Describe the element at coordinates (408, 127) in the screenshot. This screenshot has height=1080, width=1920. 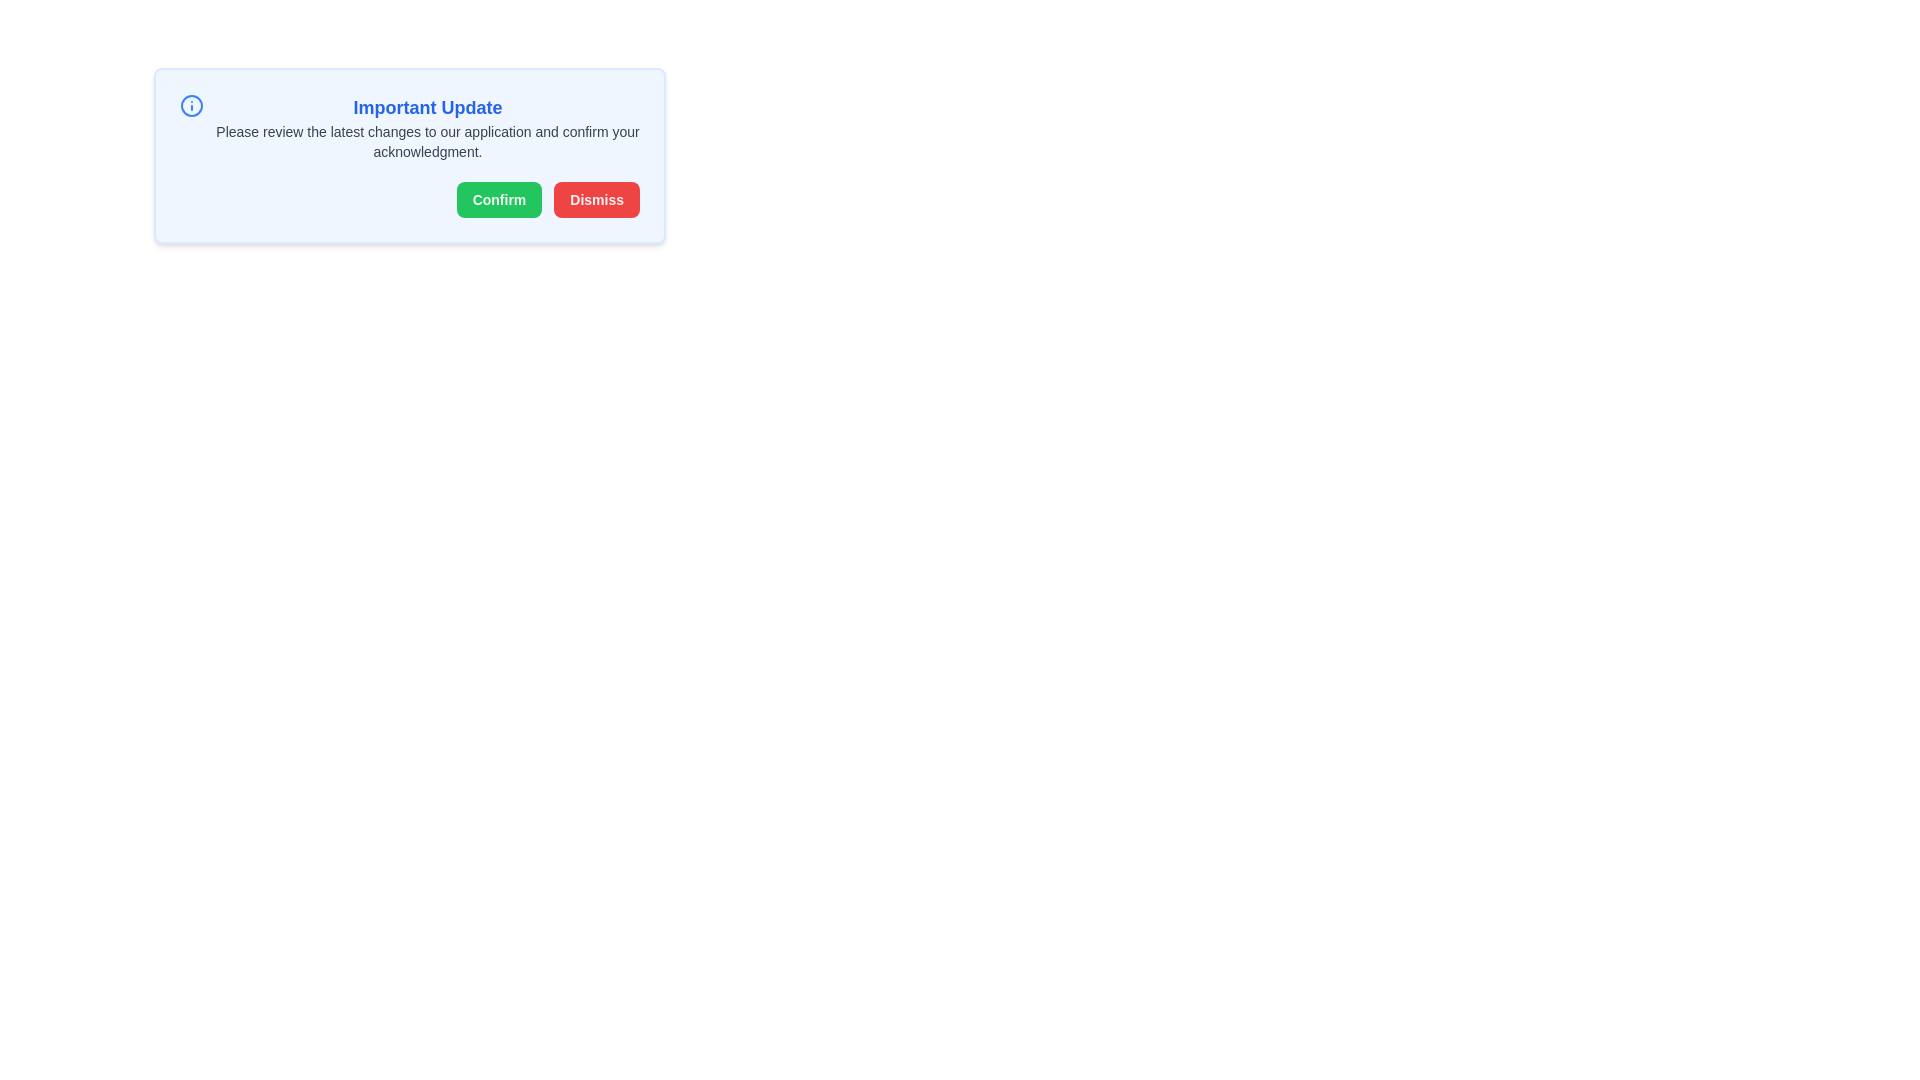
I see `text in the Information block located in the header section of the notification box above the 'Confirm' and 'Dismiss' buttons` at that location.